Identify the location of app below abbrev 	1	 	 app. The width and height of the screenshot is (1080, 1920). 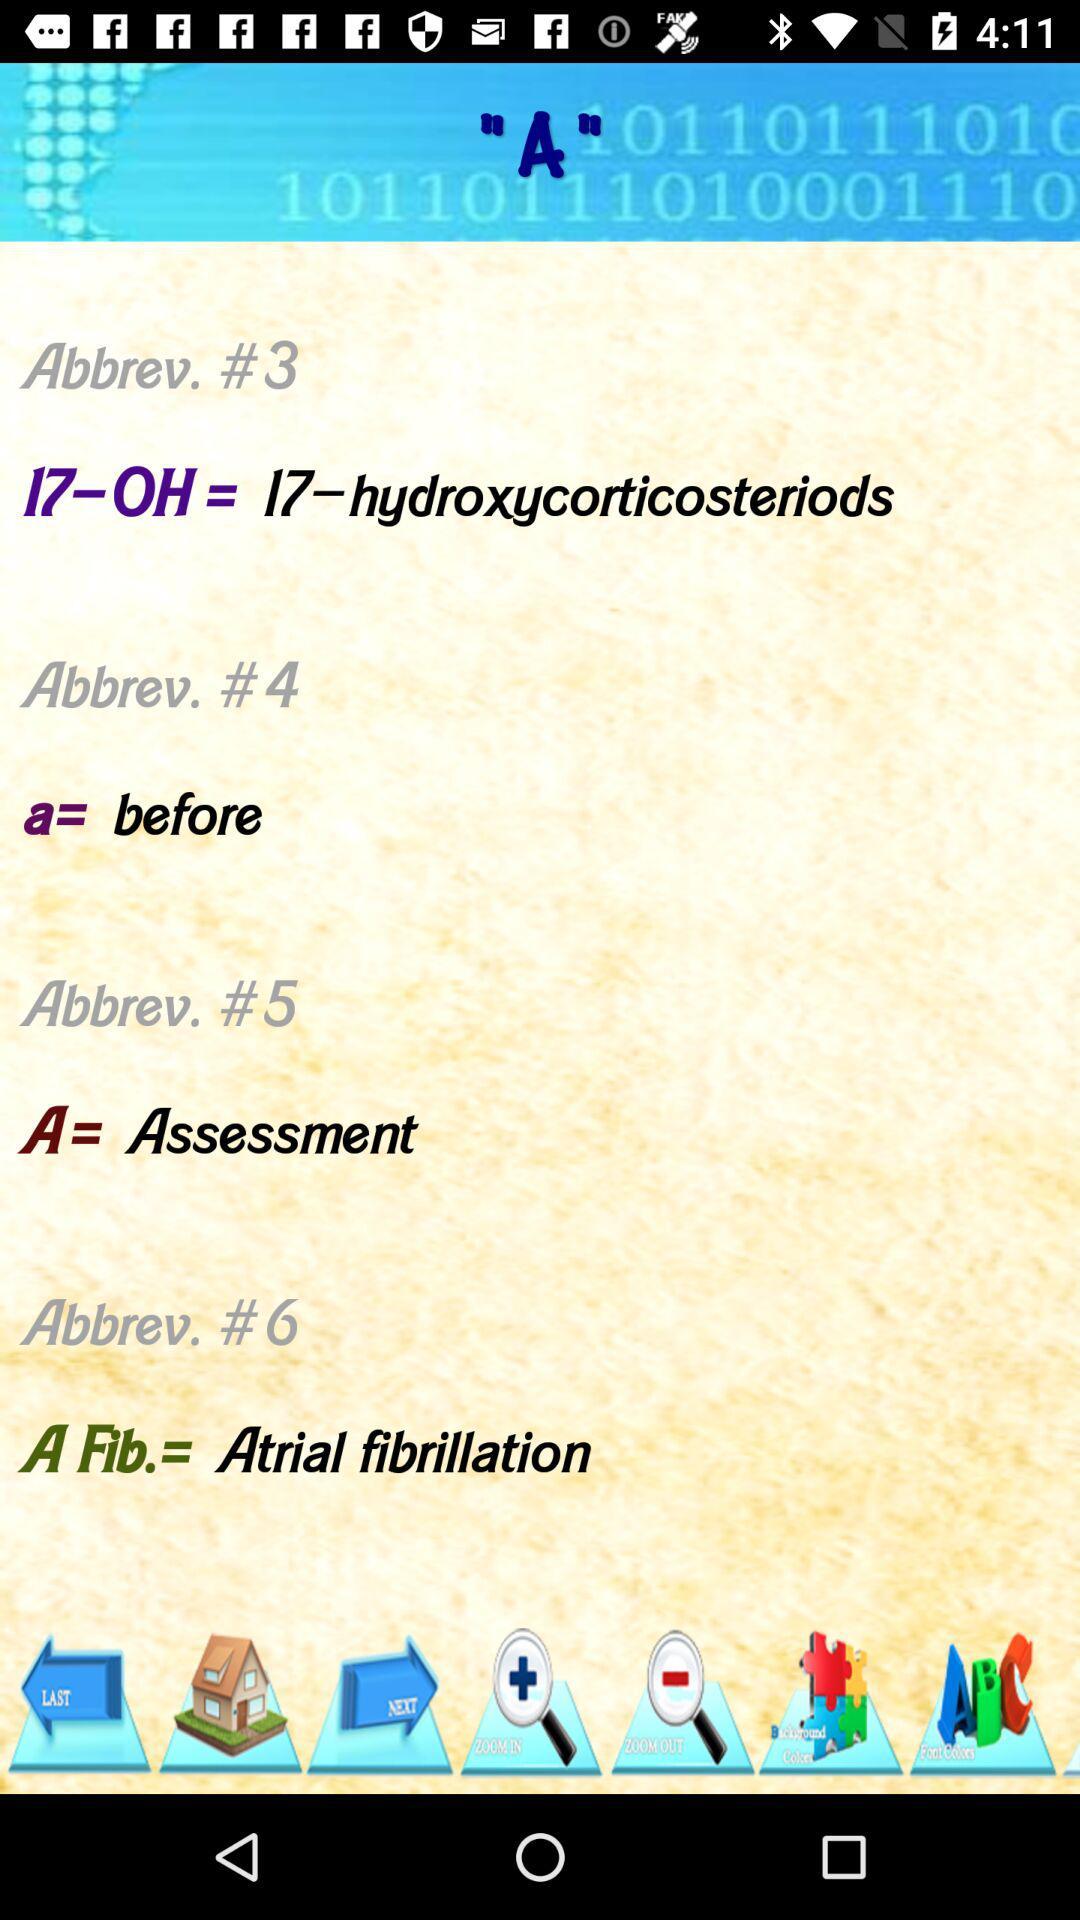
(832, 1702).